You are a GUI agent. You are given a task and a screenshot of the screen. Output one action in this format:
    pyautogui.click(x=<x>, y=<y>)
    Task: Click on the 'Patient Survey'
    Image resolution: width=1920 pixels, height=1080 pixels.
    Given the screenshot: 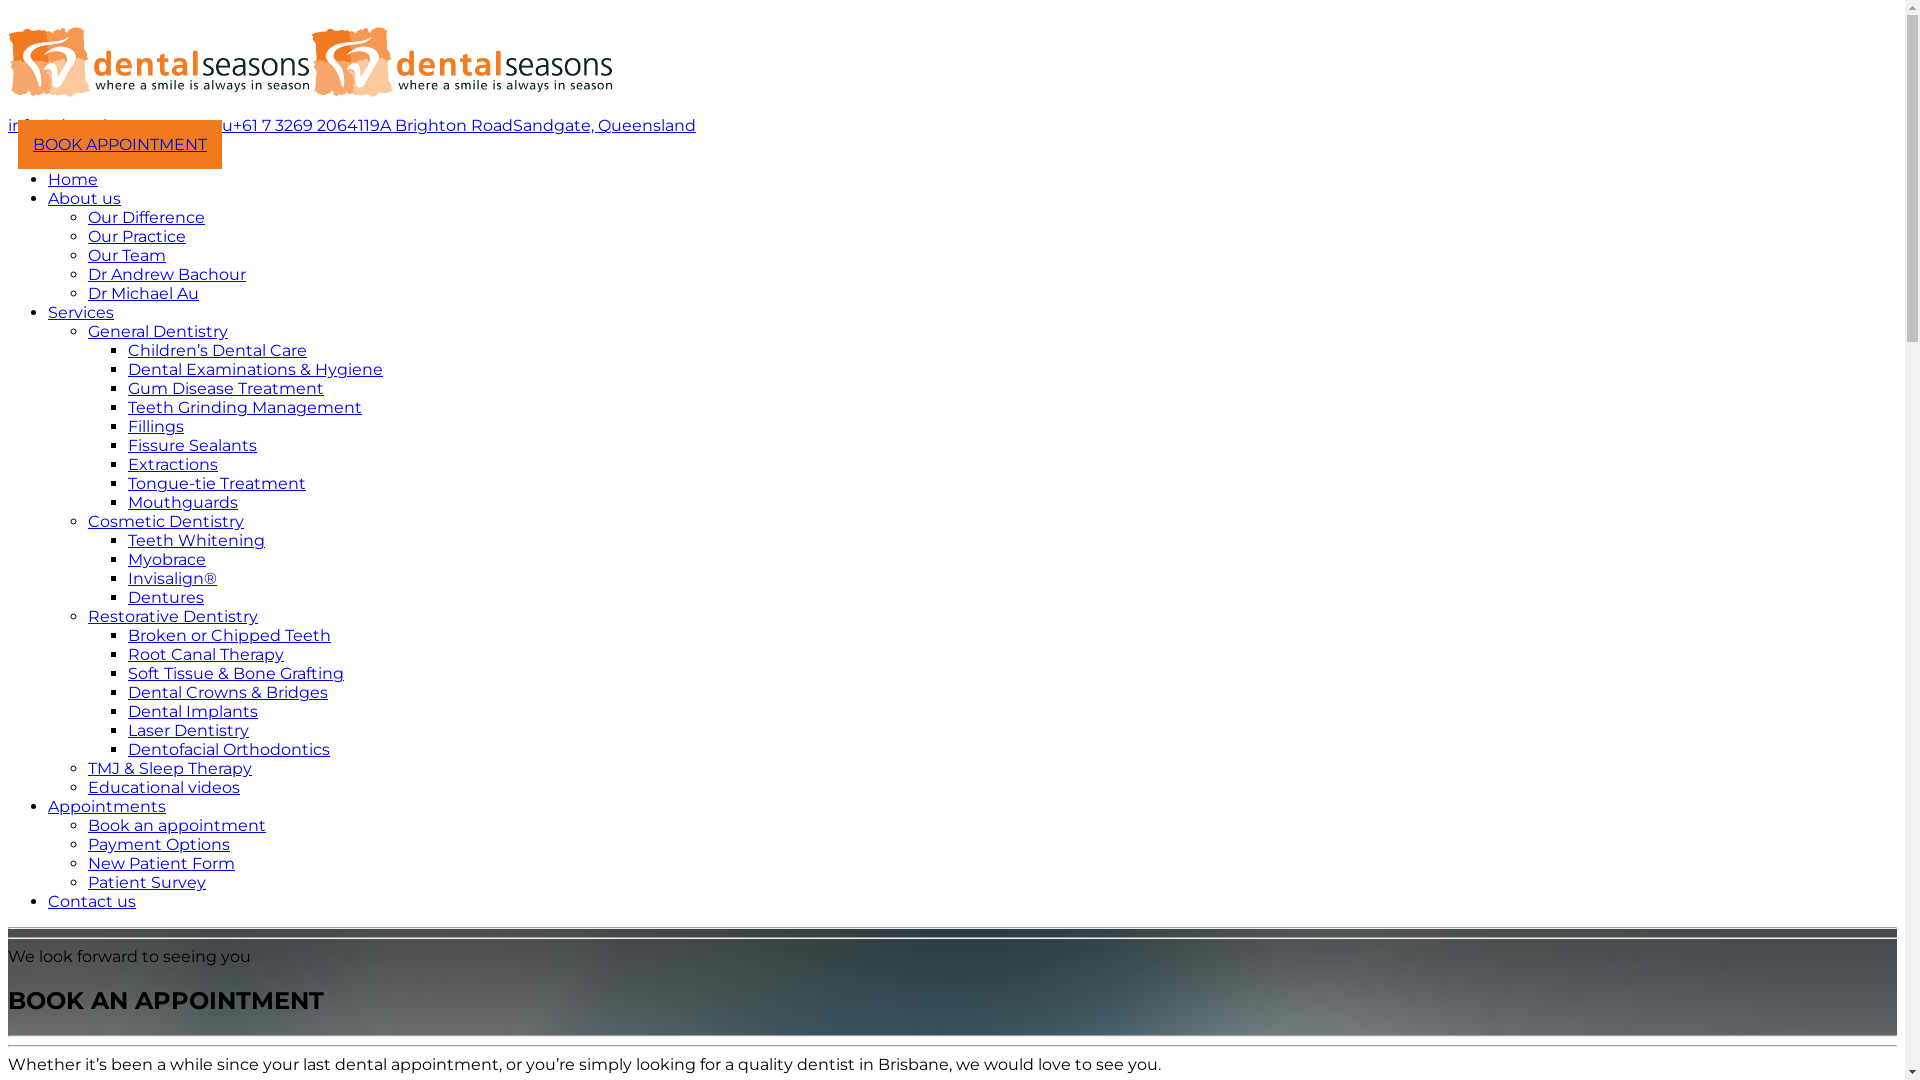 What is the action you would take?
    pyautogui.click(x=146, y=881)
    